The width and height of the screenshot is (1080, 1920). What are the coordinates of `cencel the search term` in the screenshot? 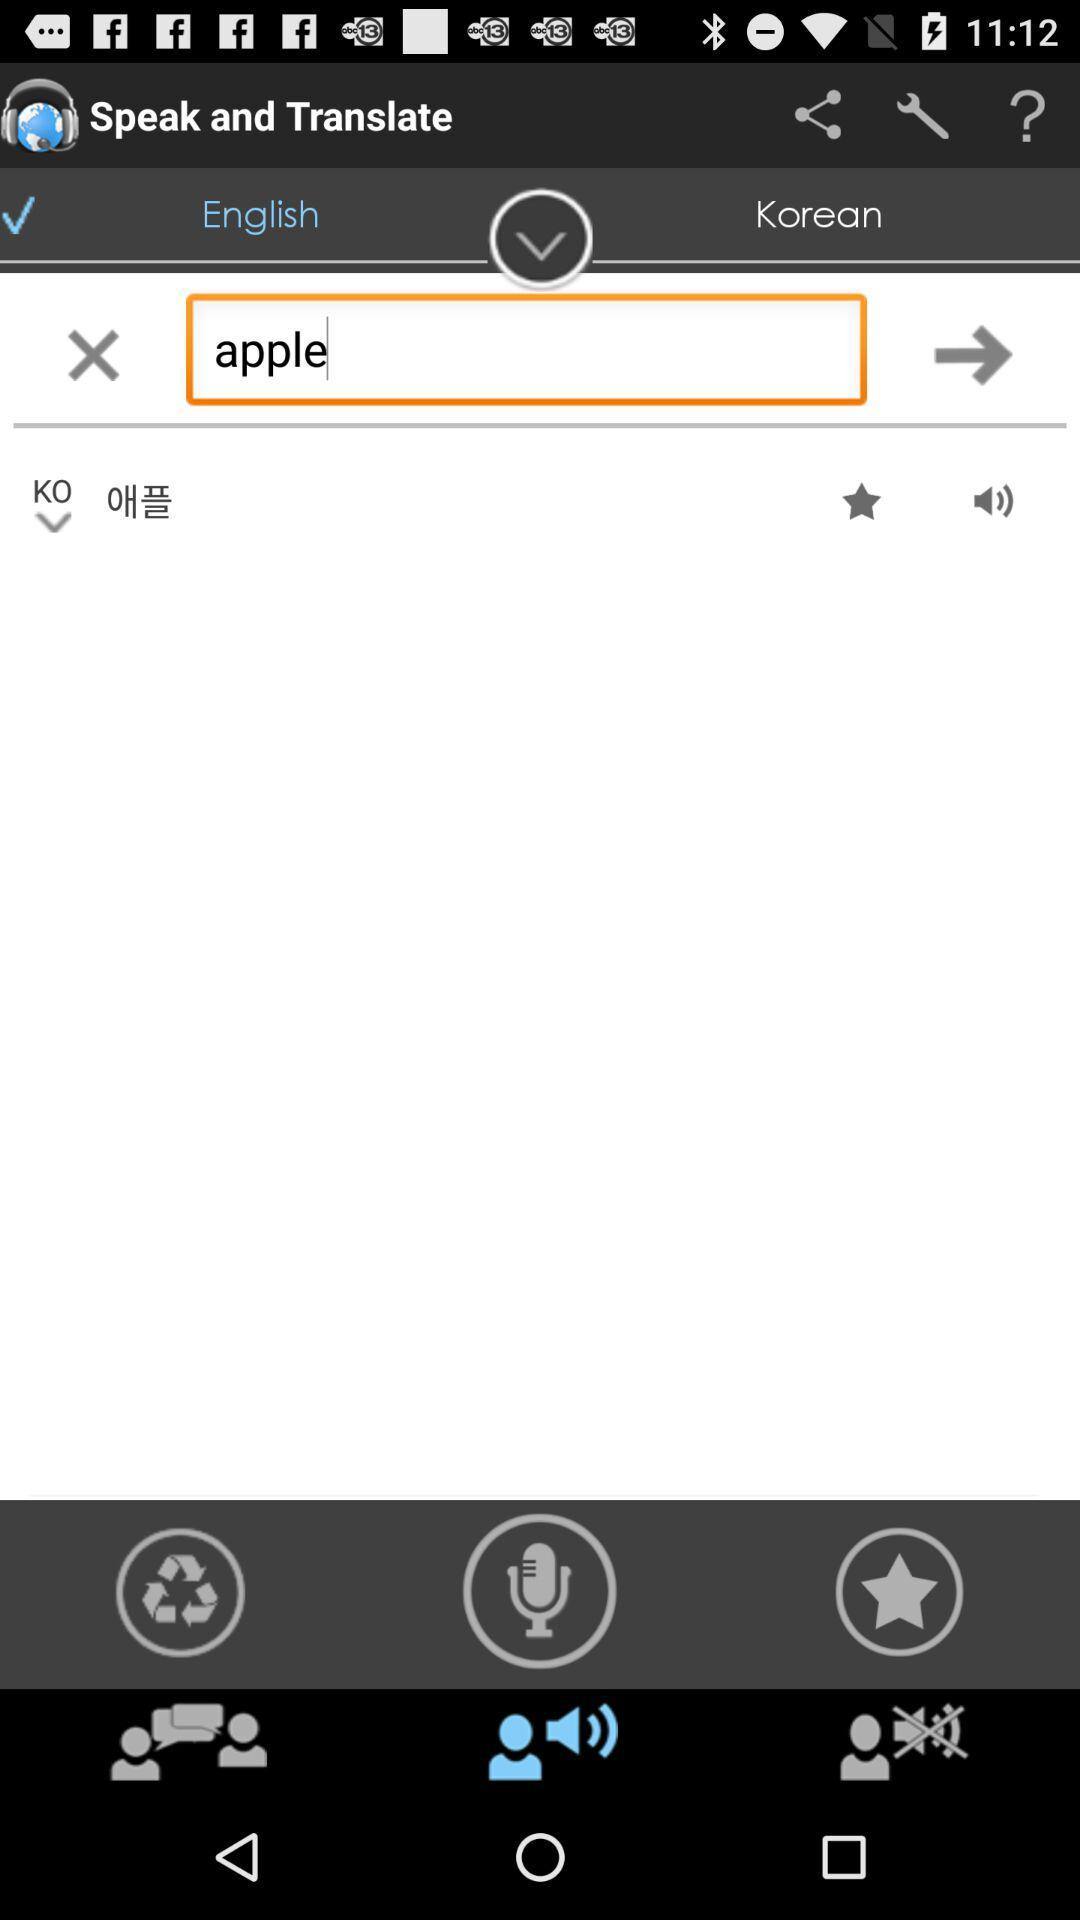 It's located at (92, 354).